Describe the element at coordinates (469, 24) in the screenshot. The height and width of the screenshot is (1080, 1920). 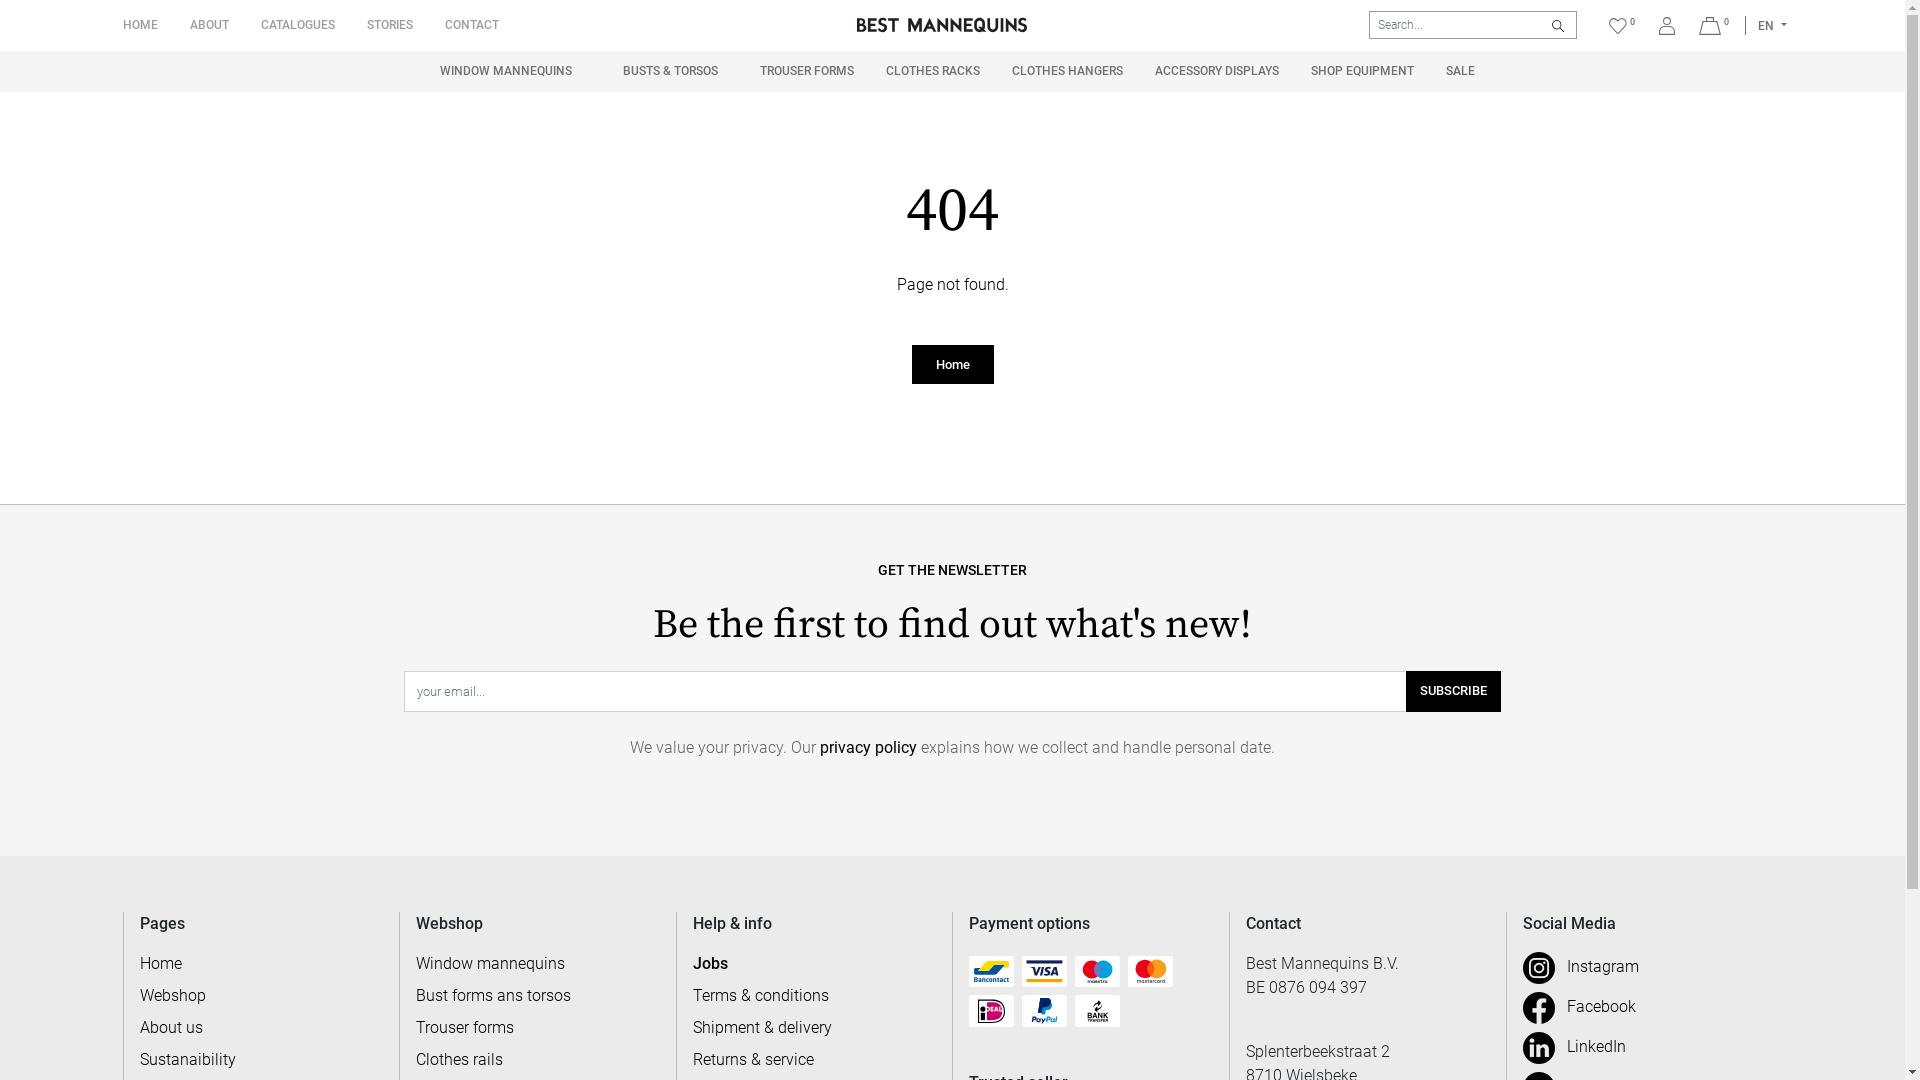
I see `'CONTACT'` at that location.